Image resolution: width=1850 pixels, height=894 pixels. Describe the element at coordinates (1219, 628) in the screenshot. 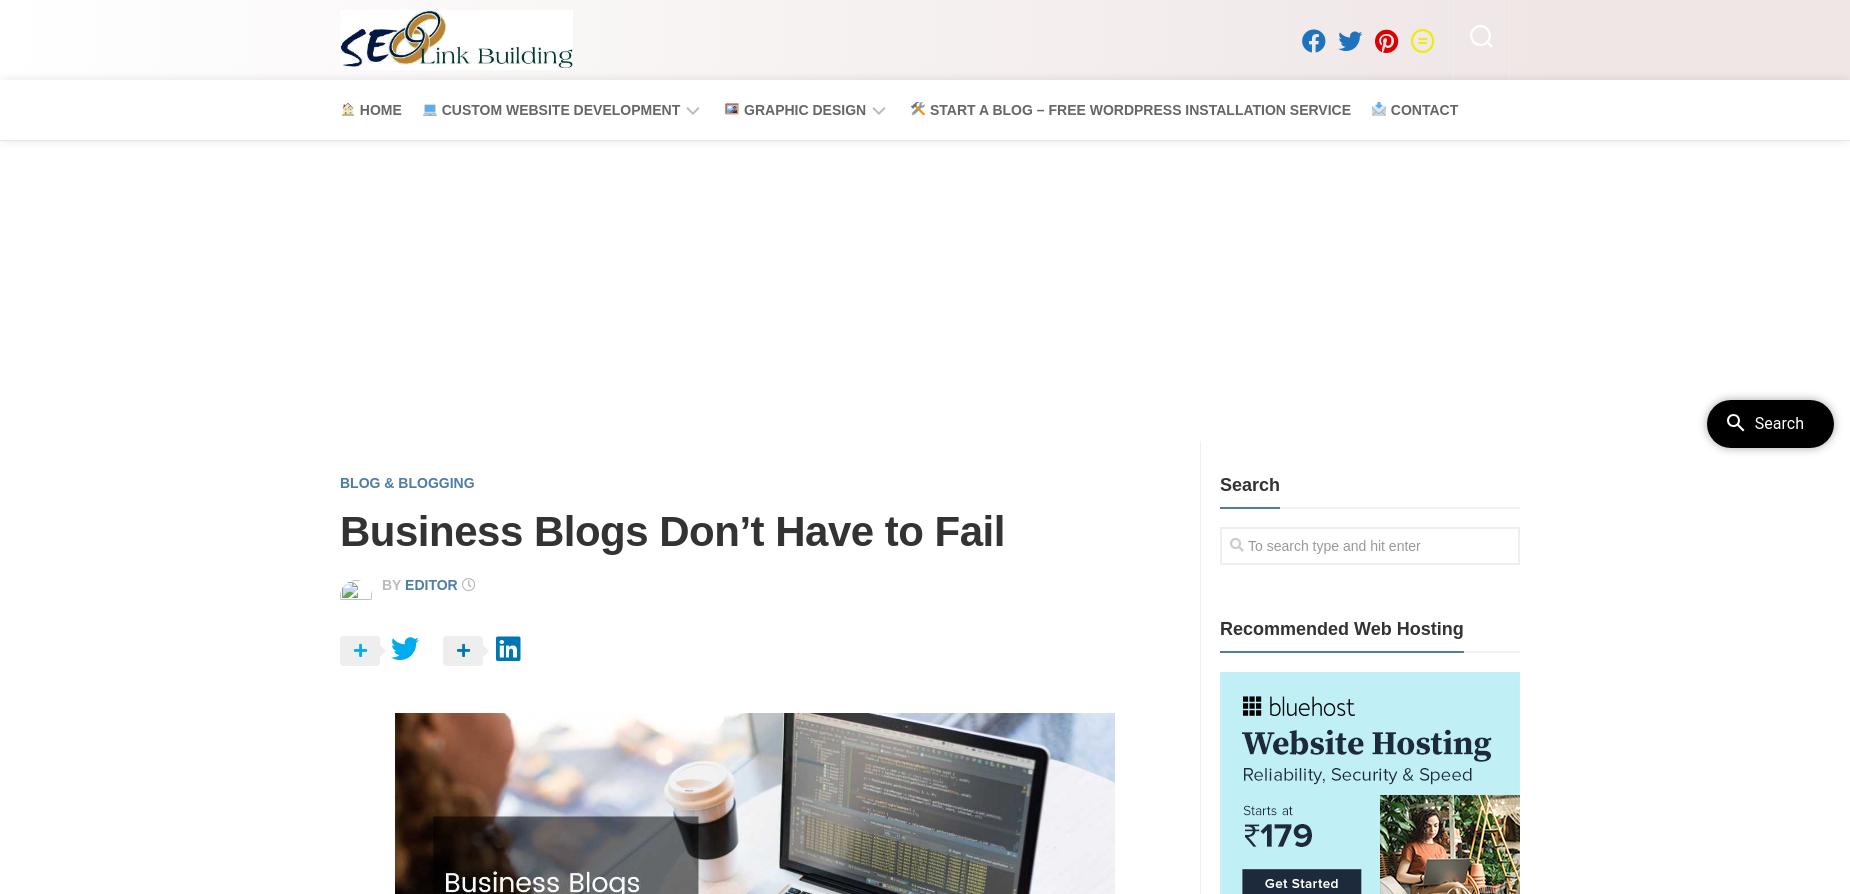

I see `'Recommended Web Hosting'` at that location.